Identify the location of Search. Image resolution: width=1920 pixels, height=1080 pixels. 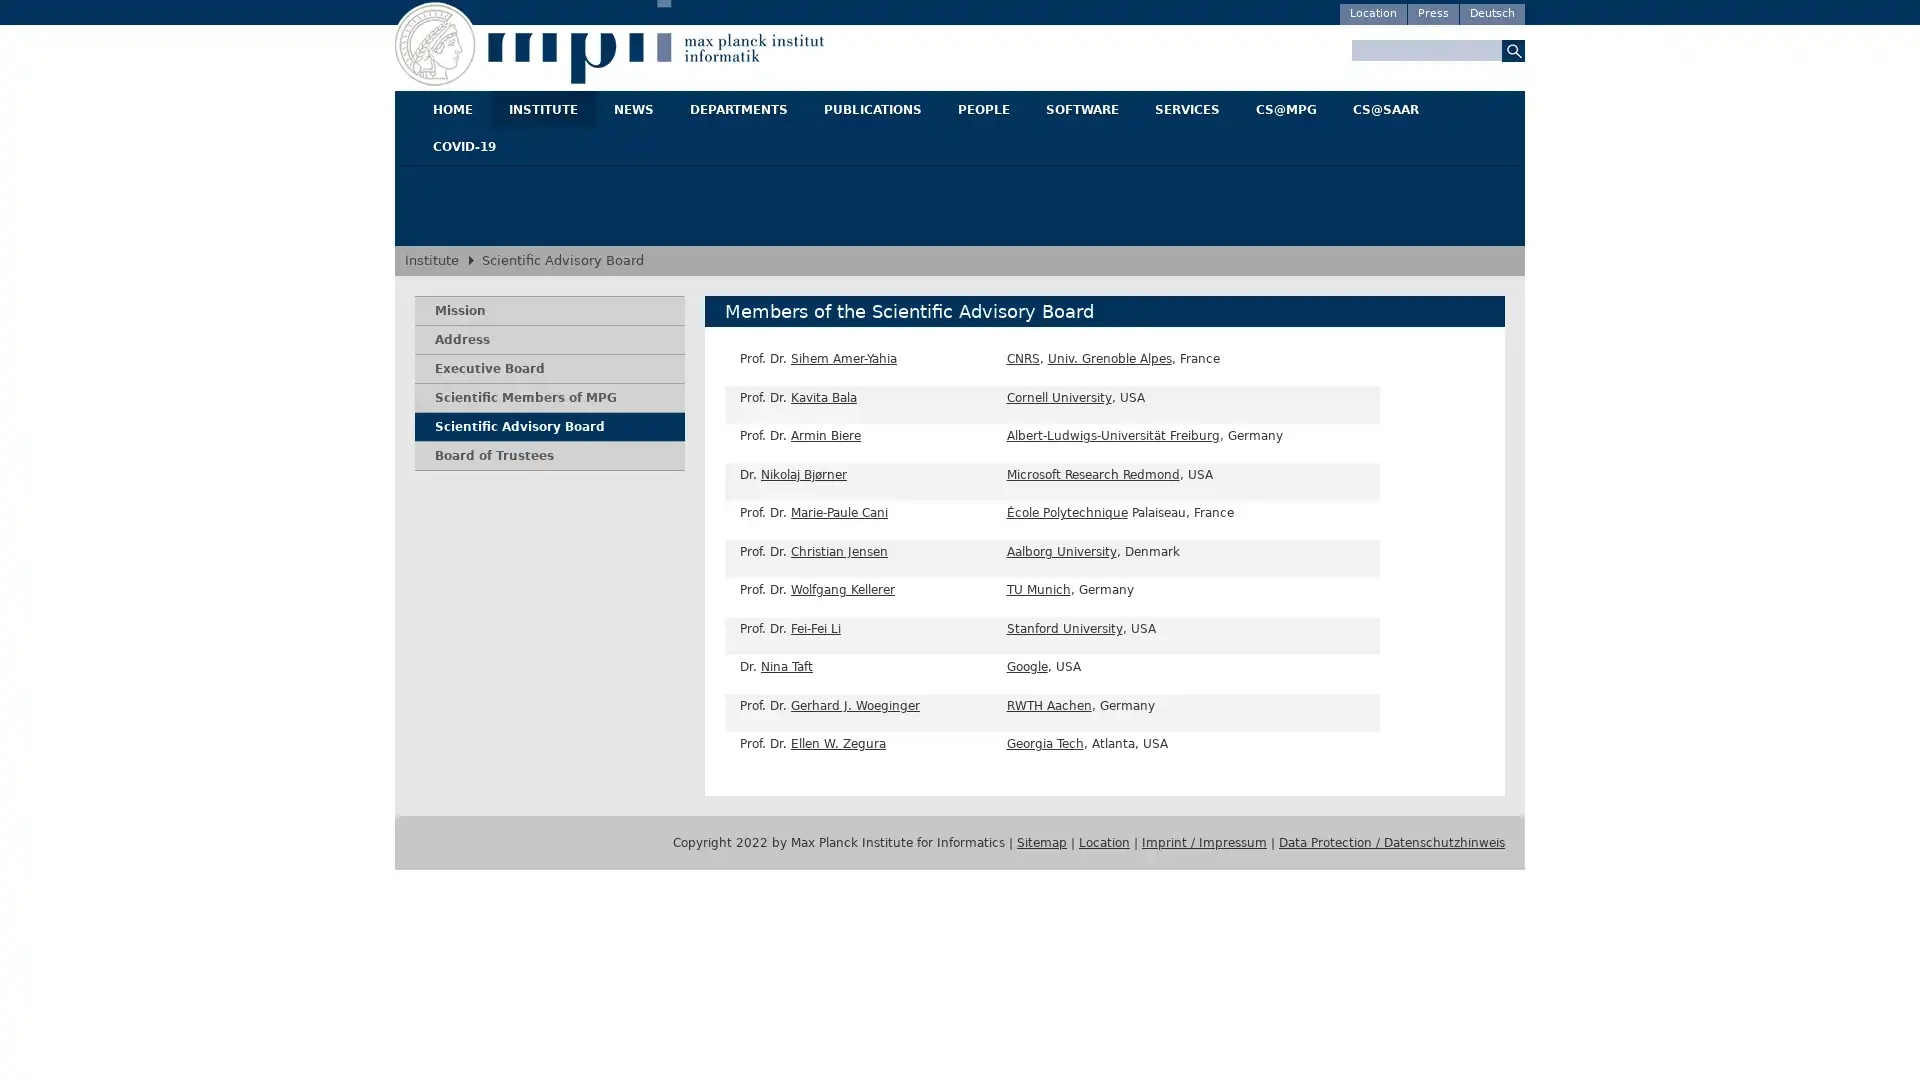
(1513, 49).